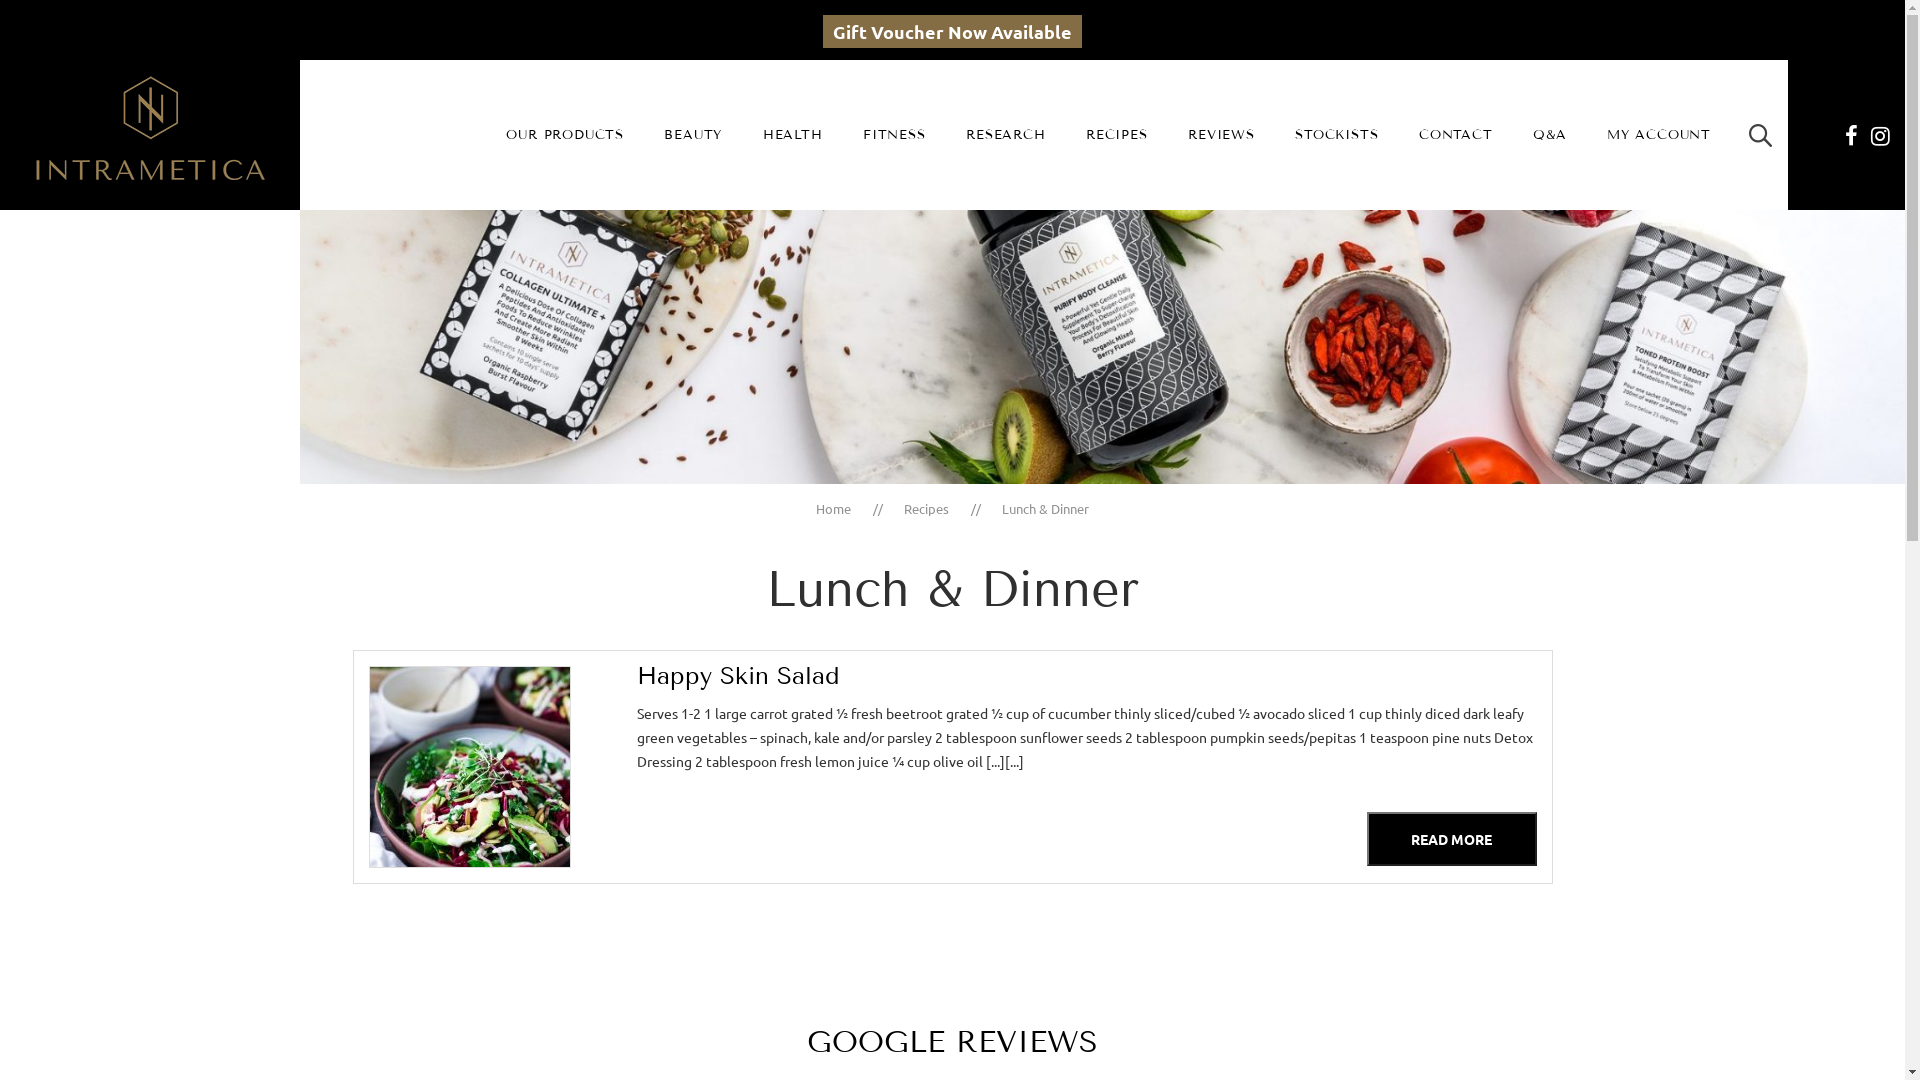 This screenshot has height=1080, width=1920. Describe the element at coordinates (1220, 135) in the screenshot. I see `'REVIEWS'` at that location.